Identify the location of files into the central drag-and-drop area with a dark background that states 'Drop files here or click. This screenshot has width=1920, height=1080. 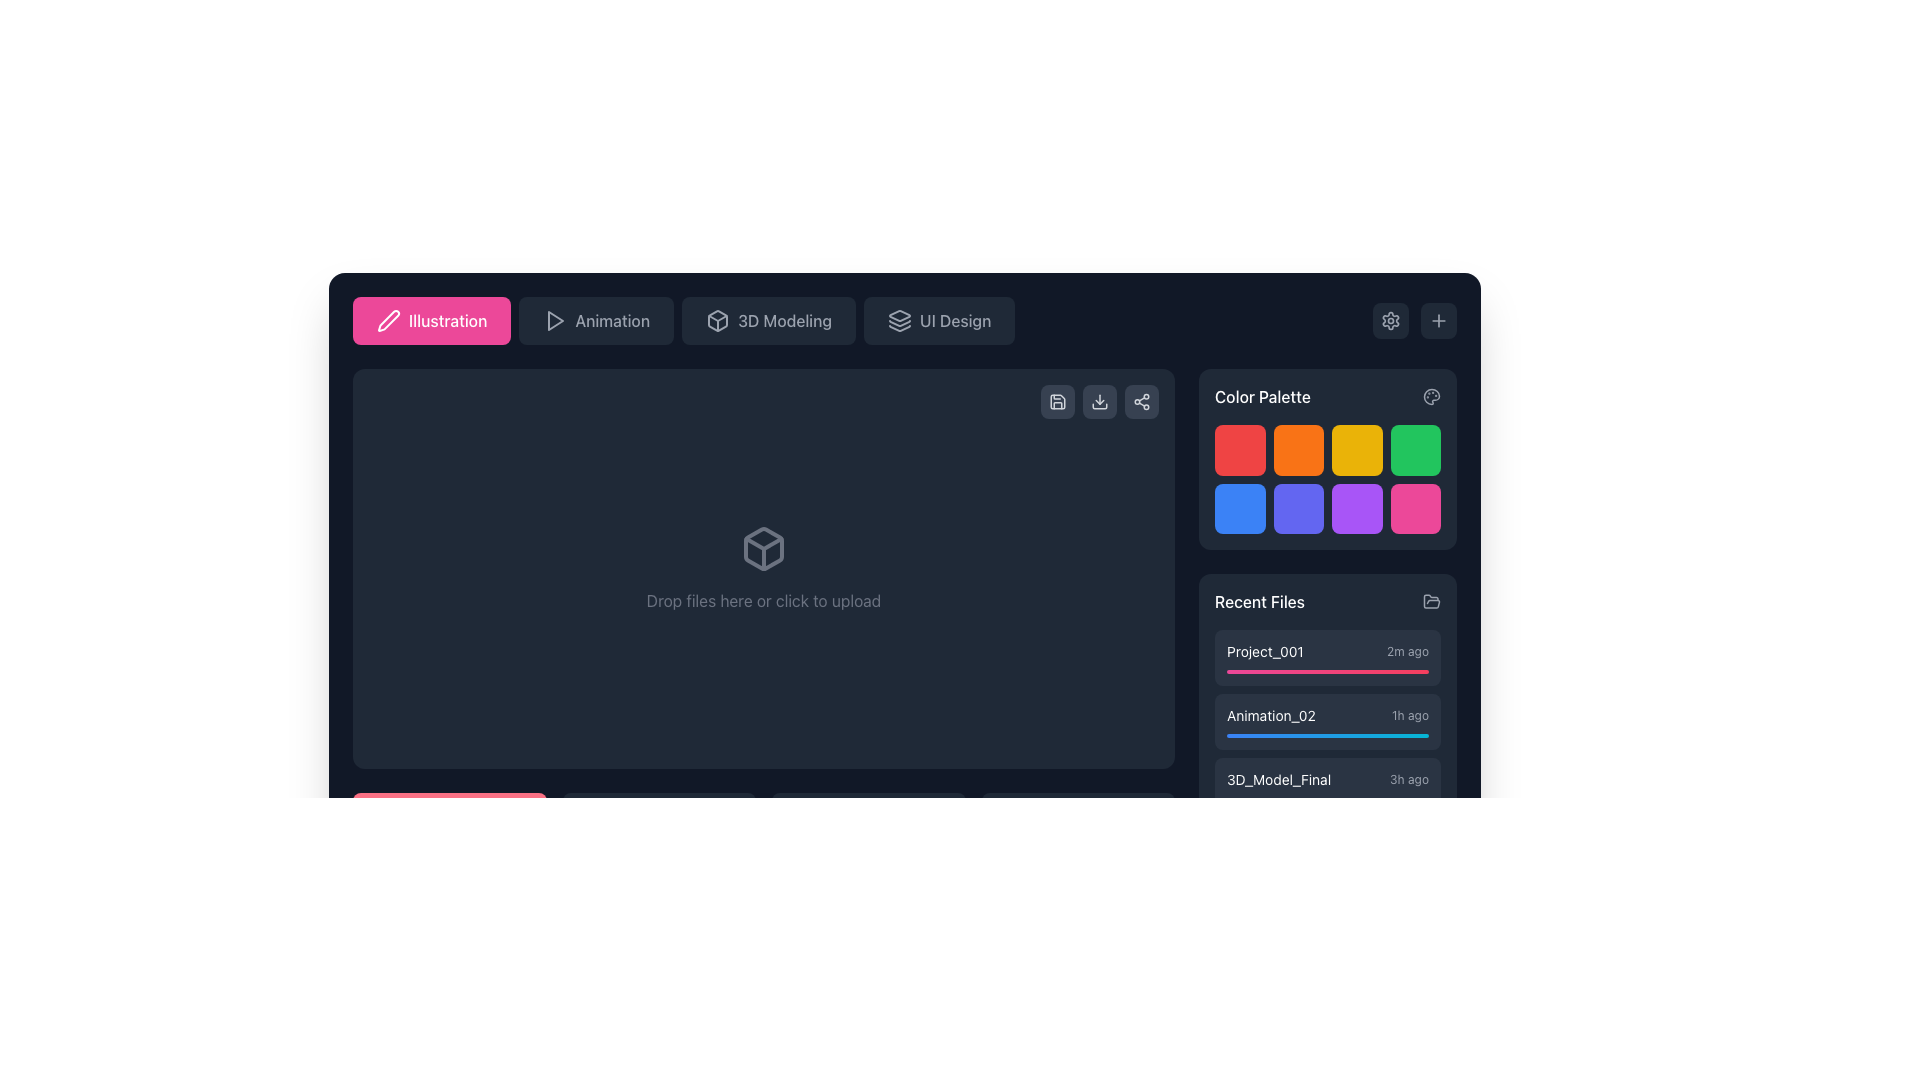
(762, 627).